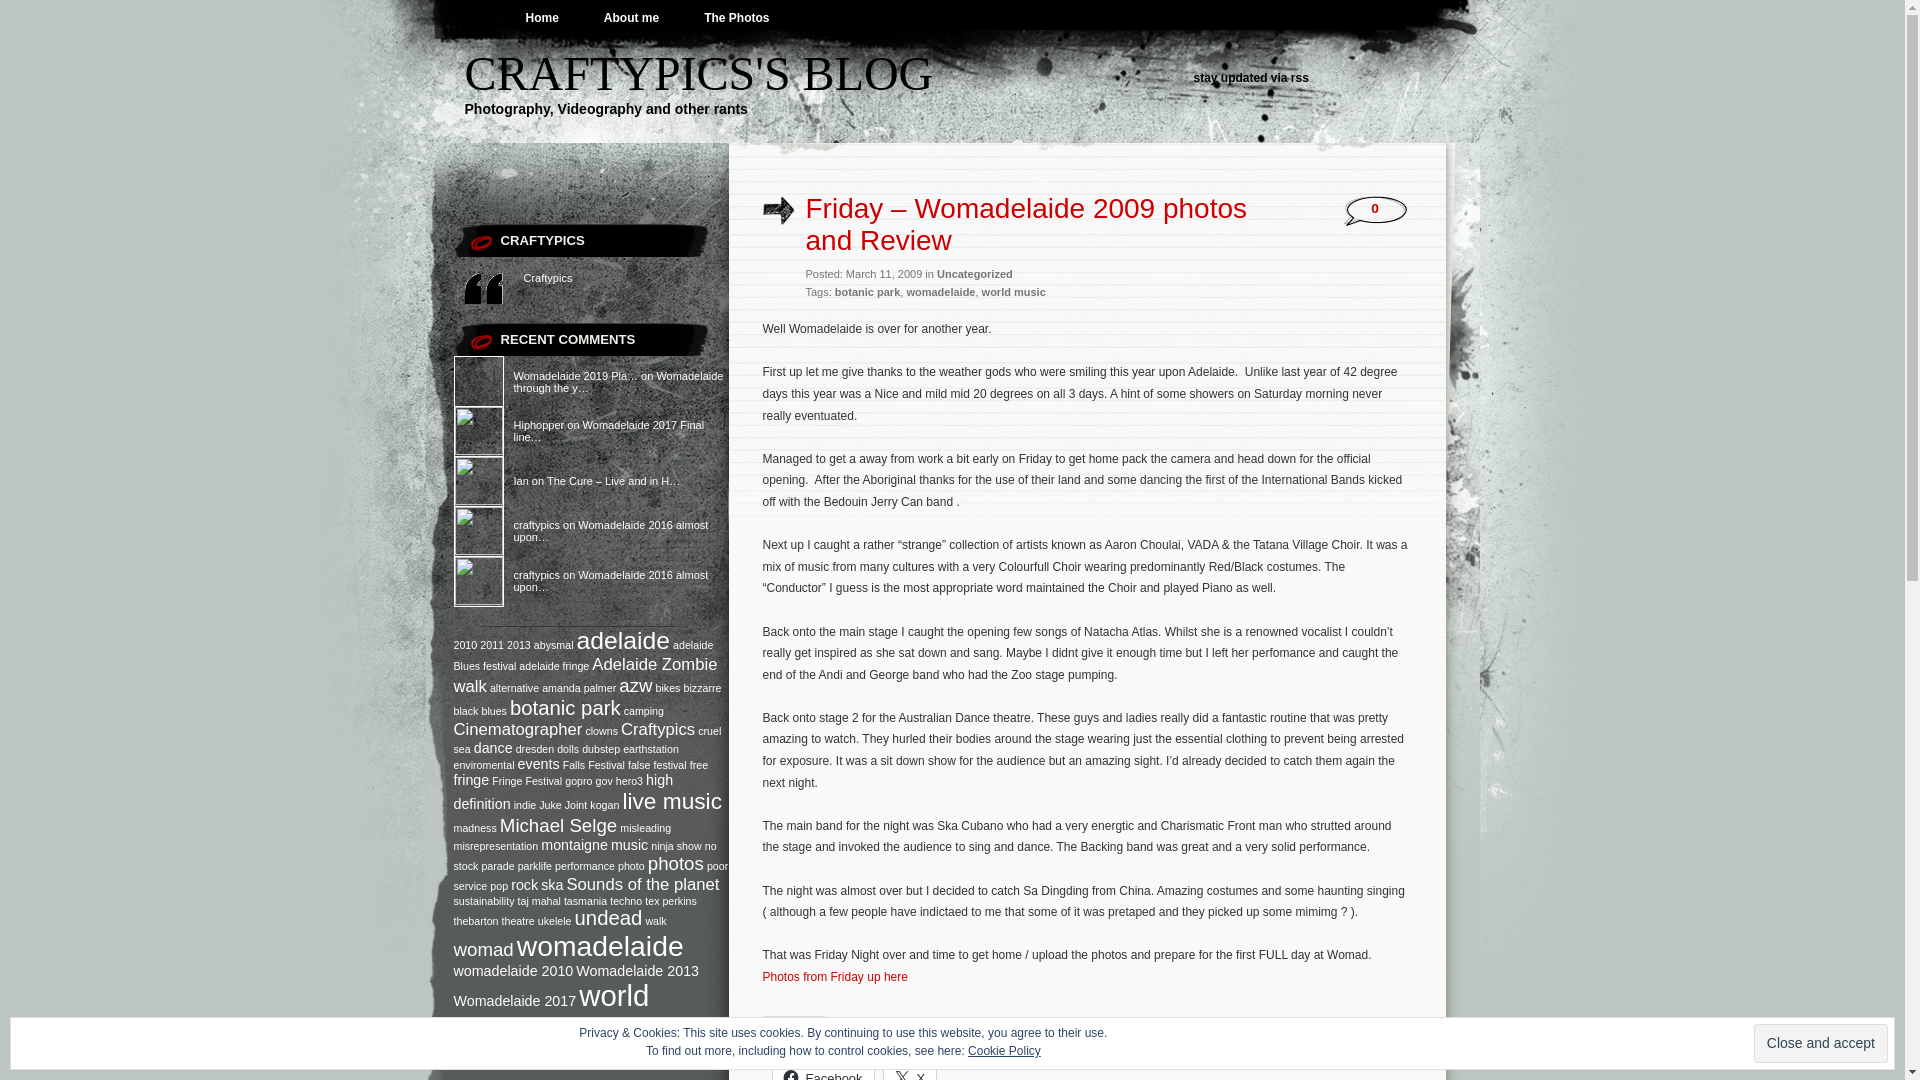 The image size is (1920, 1080). I want to click on 'music', so click(628, 844).